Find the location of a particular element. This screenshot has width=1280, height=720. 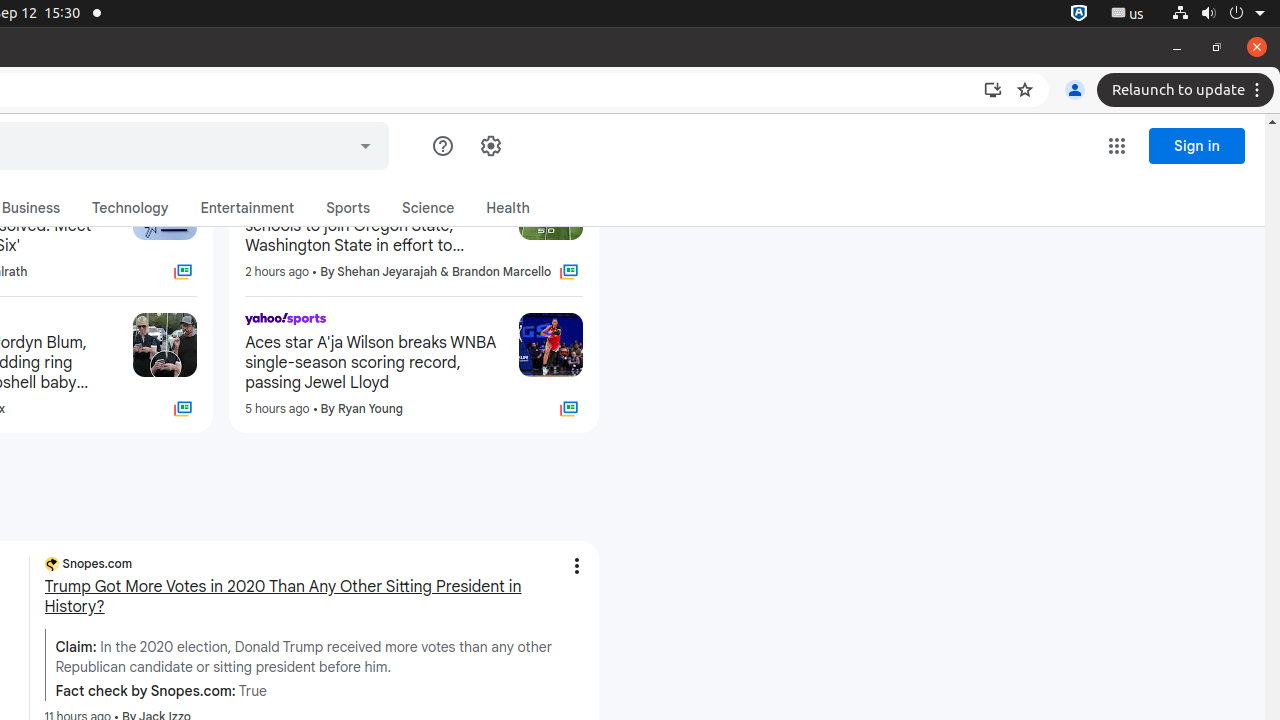

'Install Google News' is located at coordinates (993, 90).